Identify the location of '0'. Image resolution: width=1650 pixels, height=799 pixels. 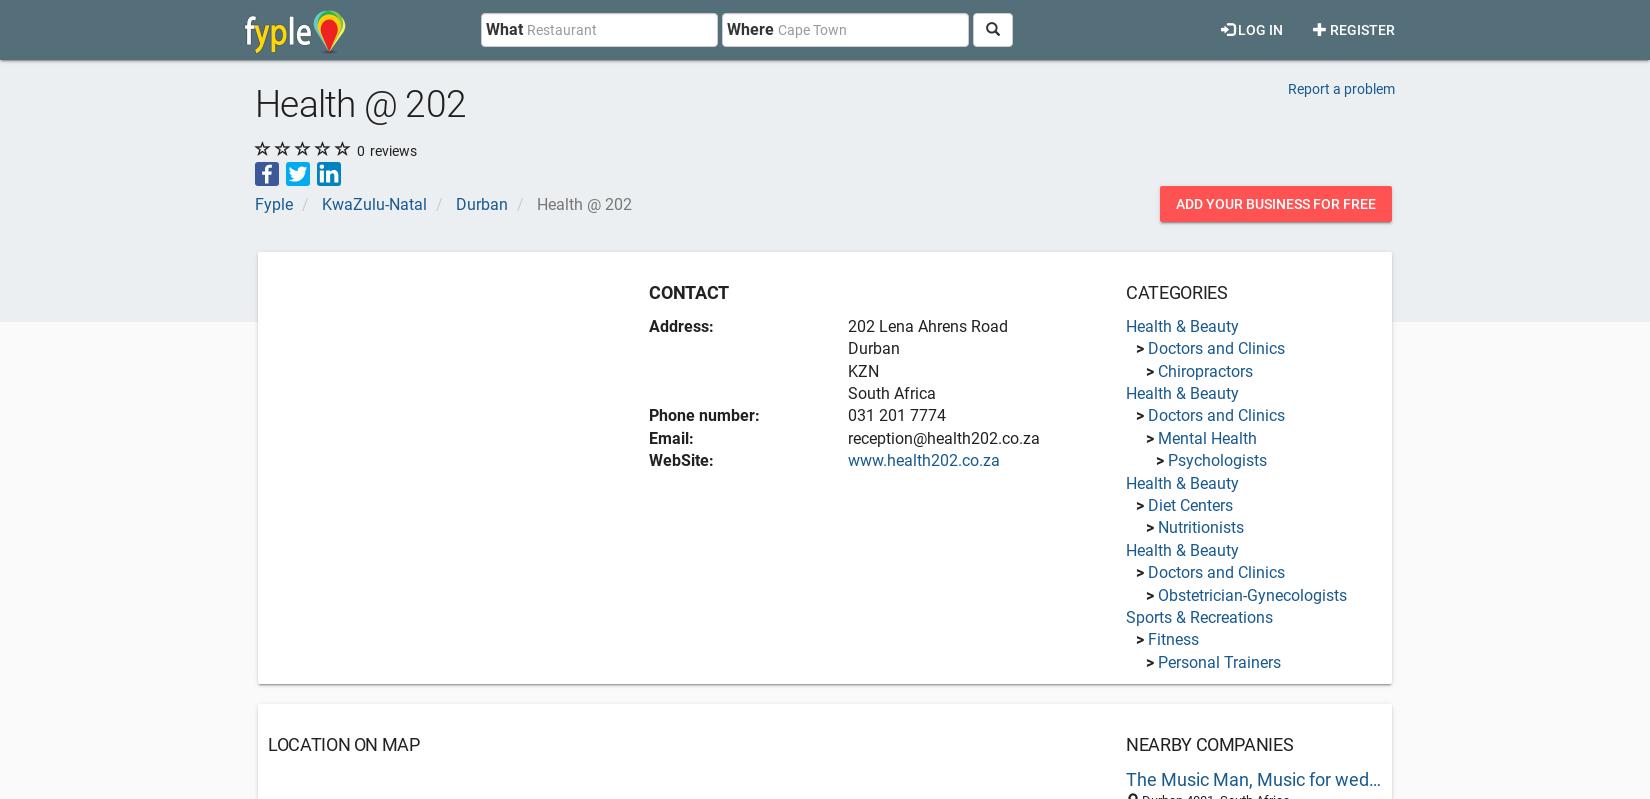
(357, 149).